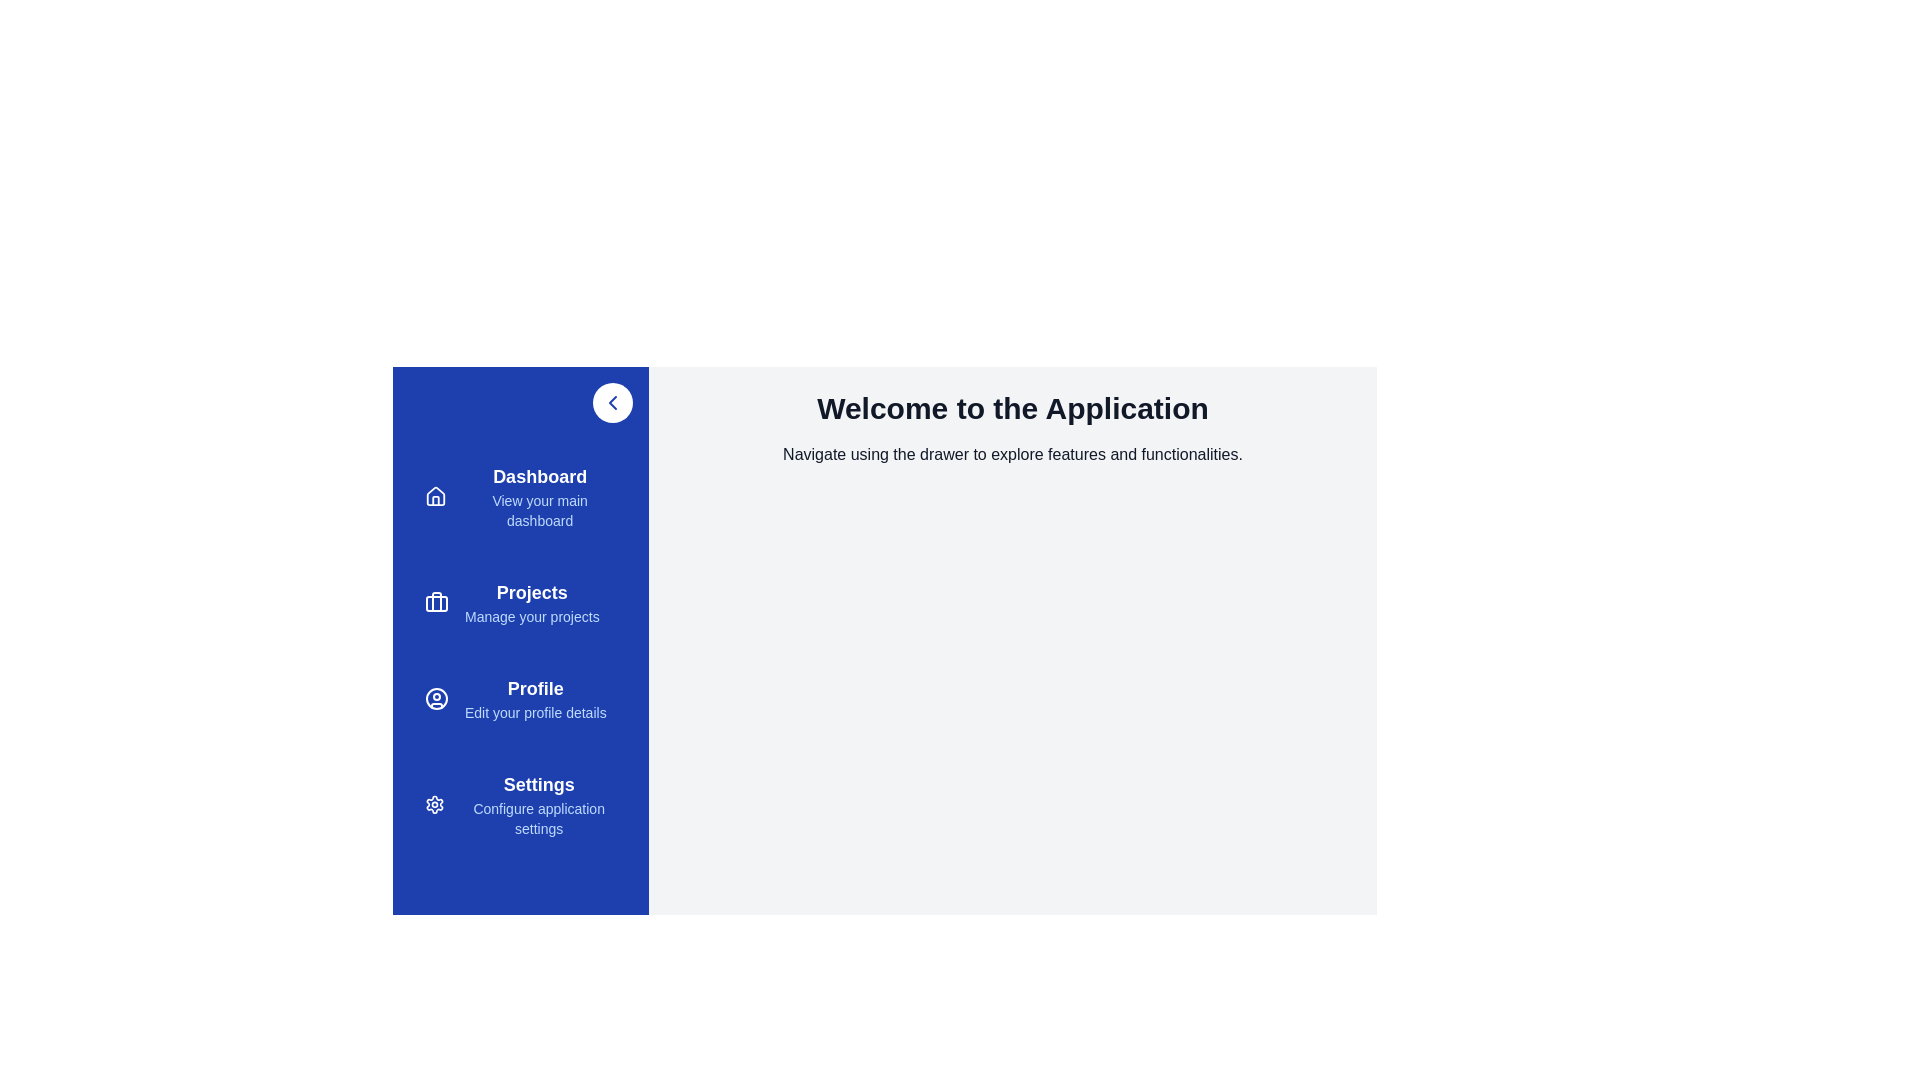  Describe the element at coordinates (521, 496) in the screenshot. I see `the menu item Dashboard to view its hover effect` at that location.